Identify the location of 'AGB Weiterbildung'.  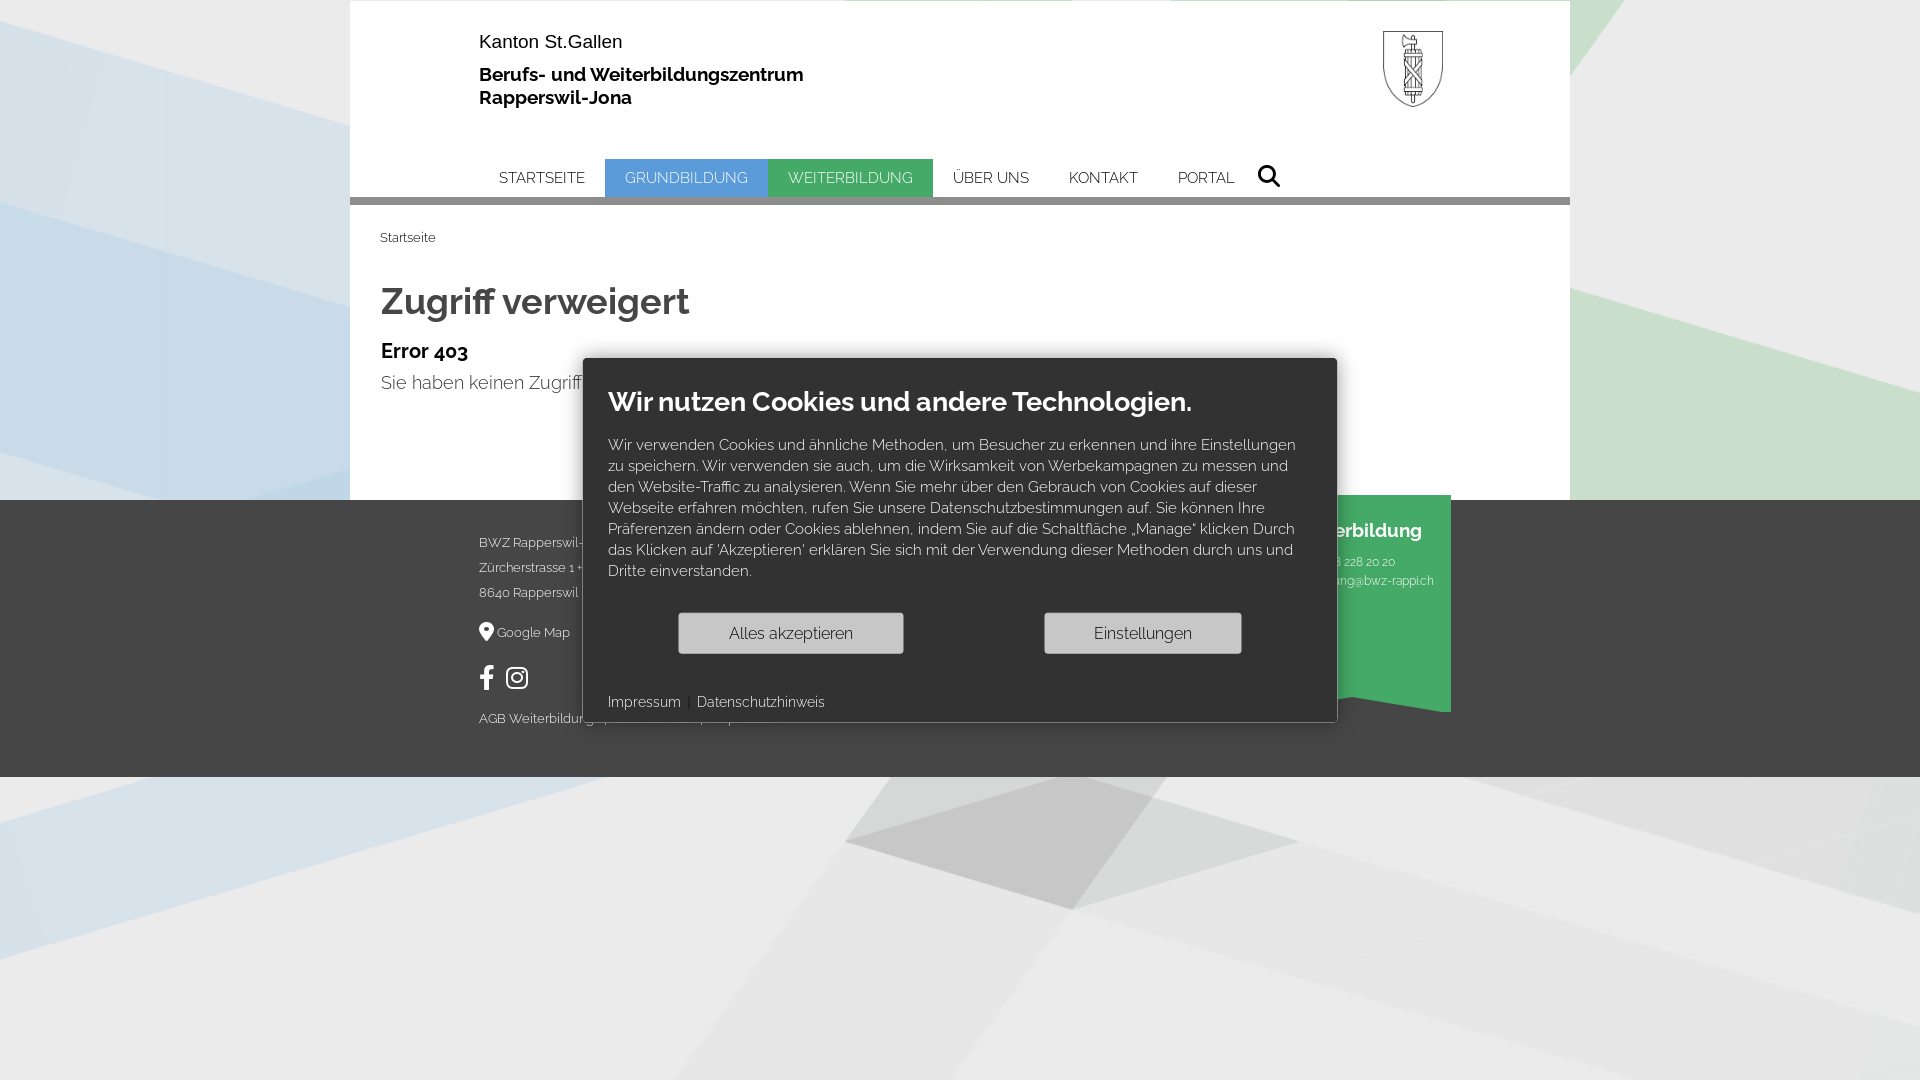
(536, 717).